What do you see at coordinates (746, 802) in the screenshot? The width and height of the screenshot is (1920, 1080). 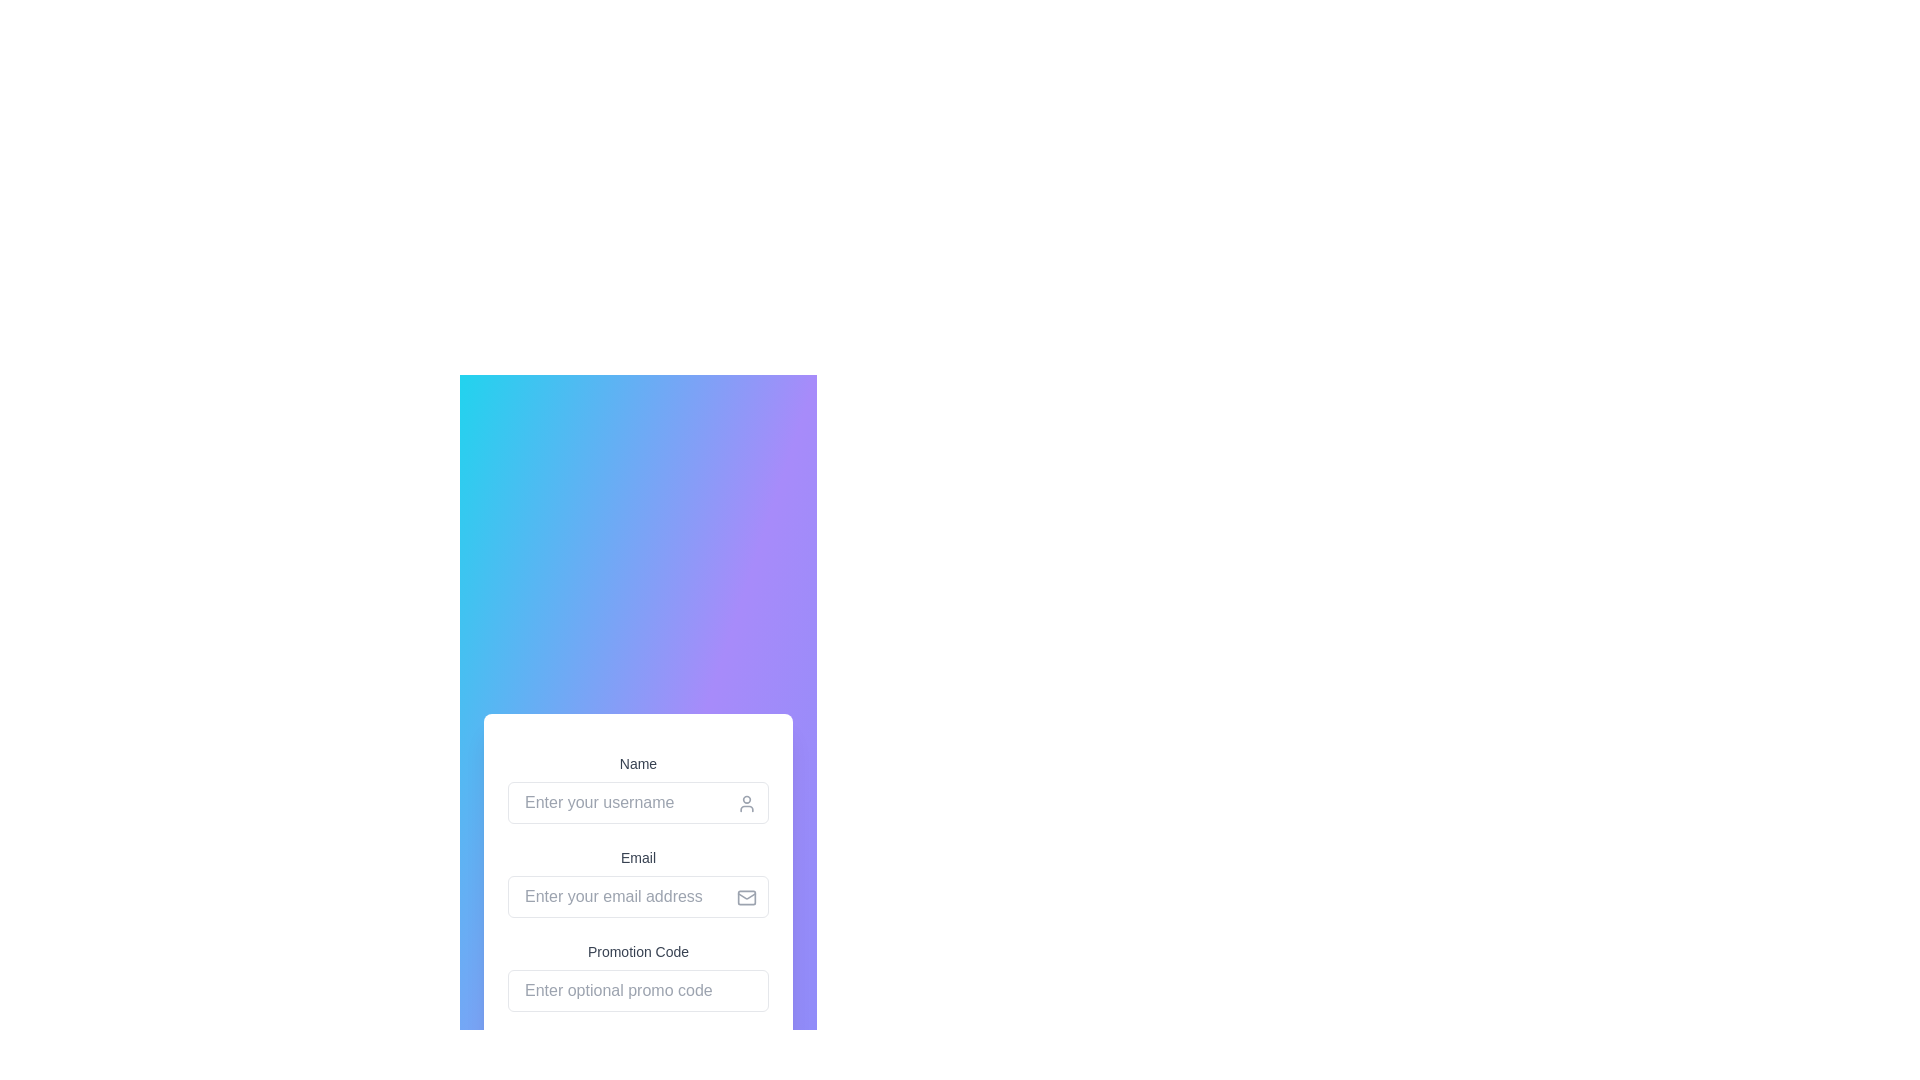 I see `the decorative icon that visually indicates the purpose of the adjacent input field for entering a username, located at the top-right section of the input box` at bounding box center [746, 802].